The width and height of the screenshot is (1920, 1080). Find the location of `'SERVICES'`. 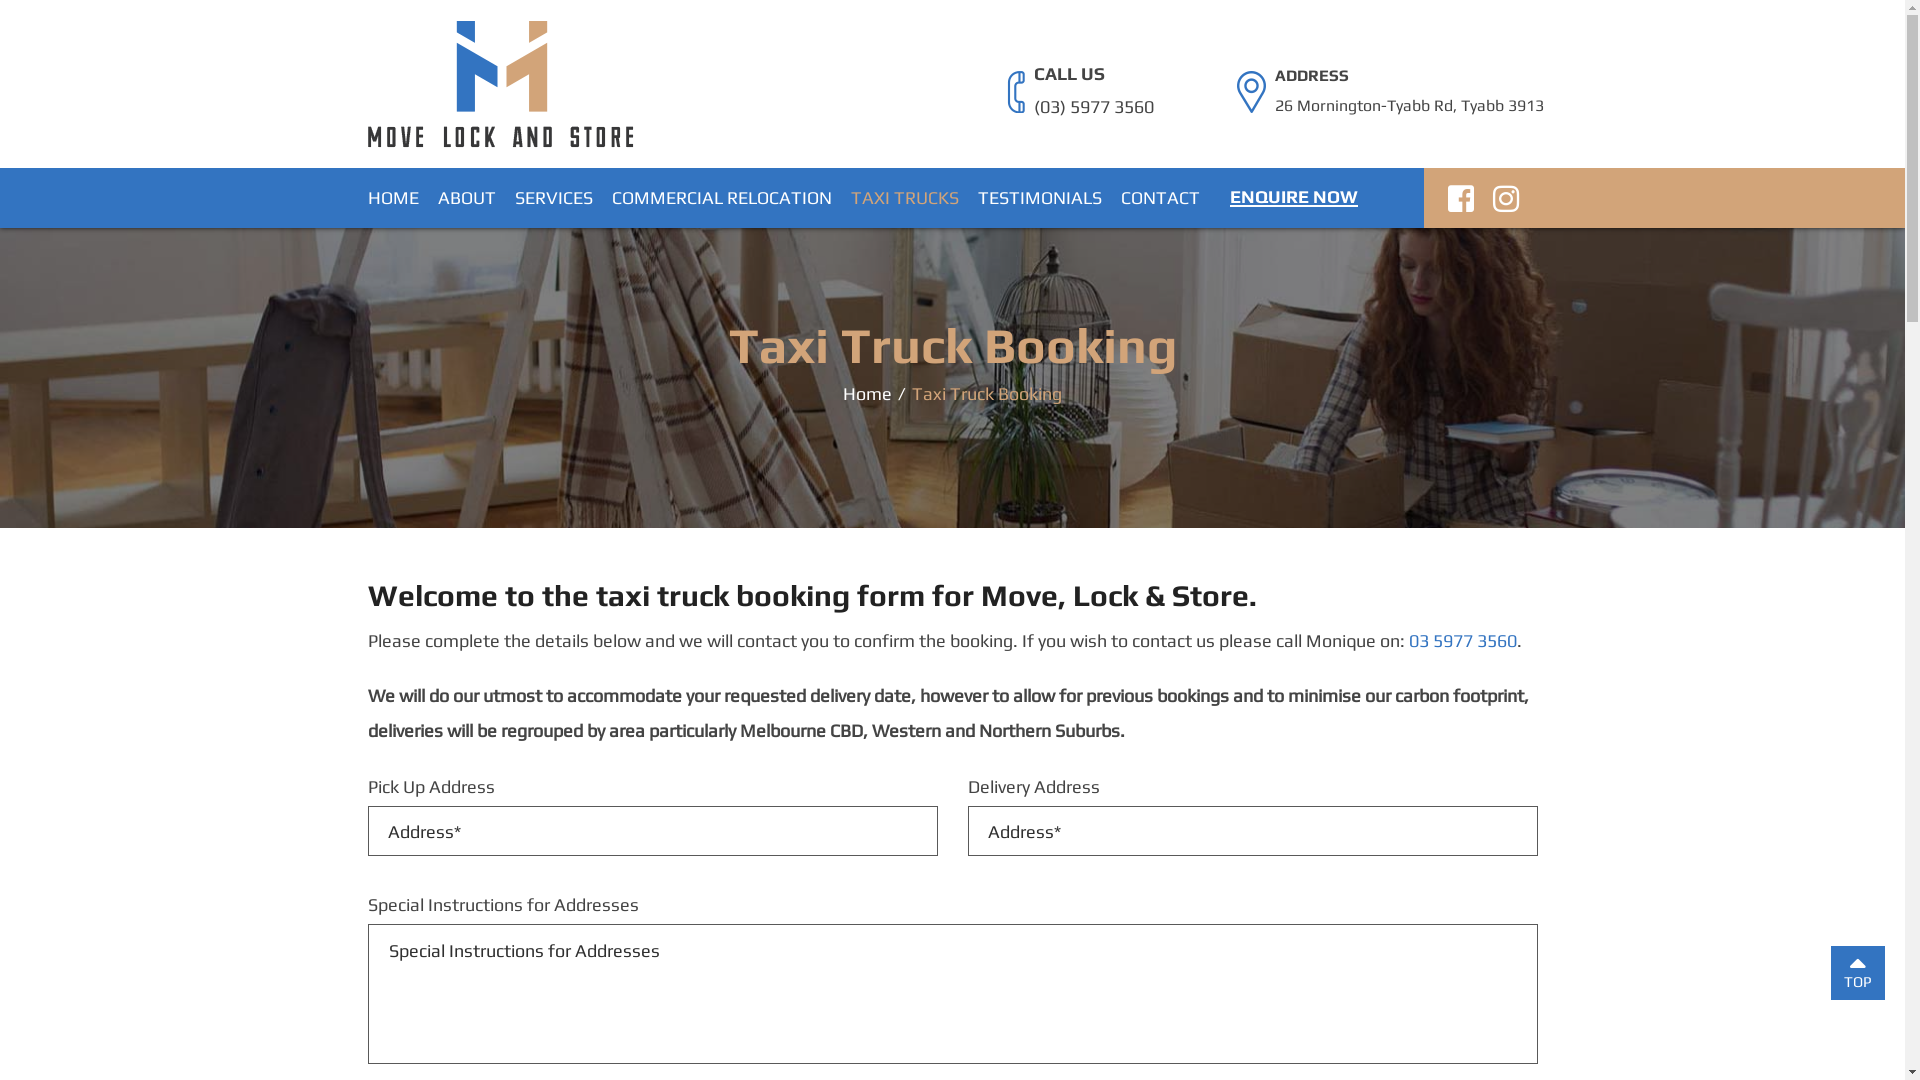

'SERVICES' is located at coordinates (513, 197).